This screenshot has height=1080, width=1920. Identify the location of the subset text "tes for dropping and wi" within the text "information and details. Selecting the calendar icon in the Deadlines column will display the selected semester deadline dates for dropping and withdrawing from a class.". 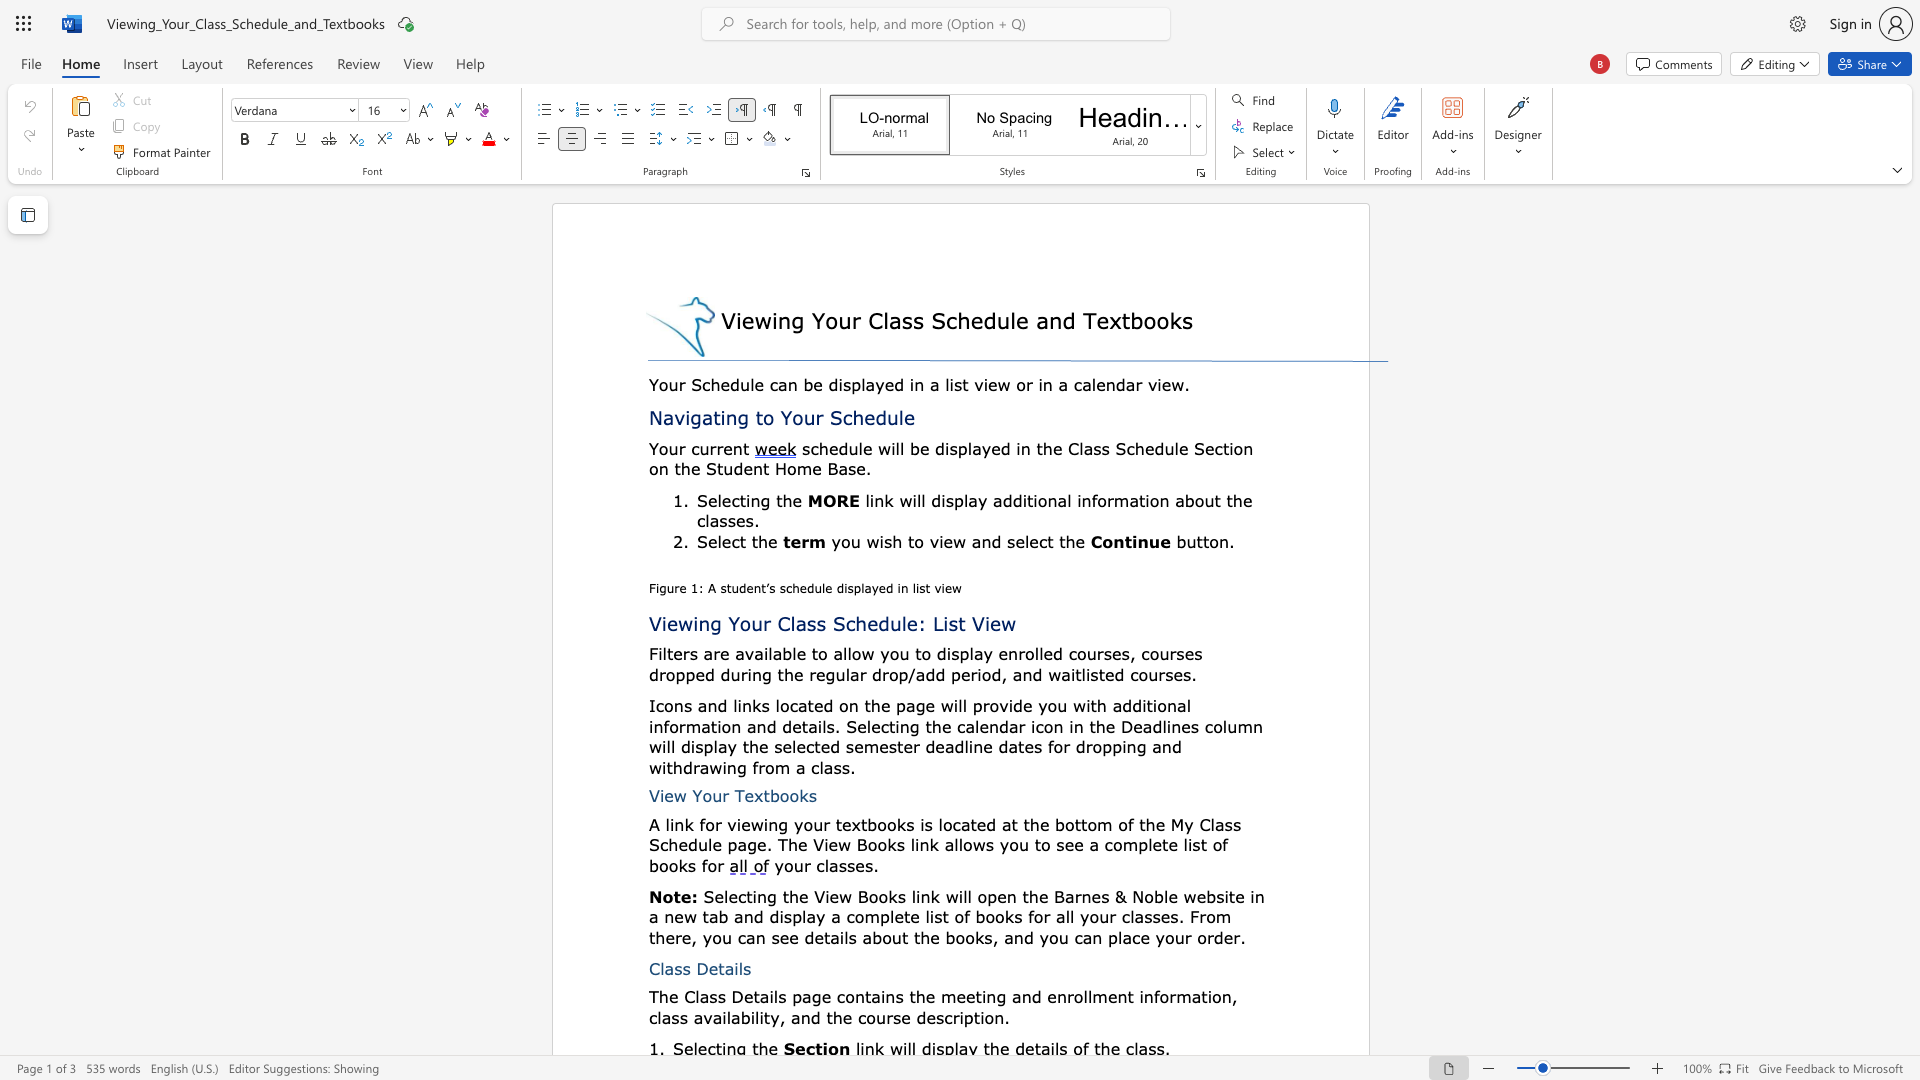
(1018, 746).